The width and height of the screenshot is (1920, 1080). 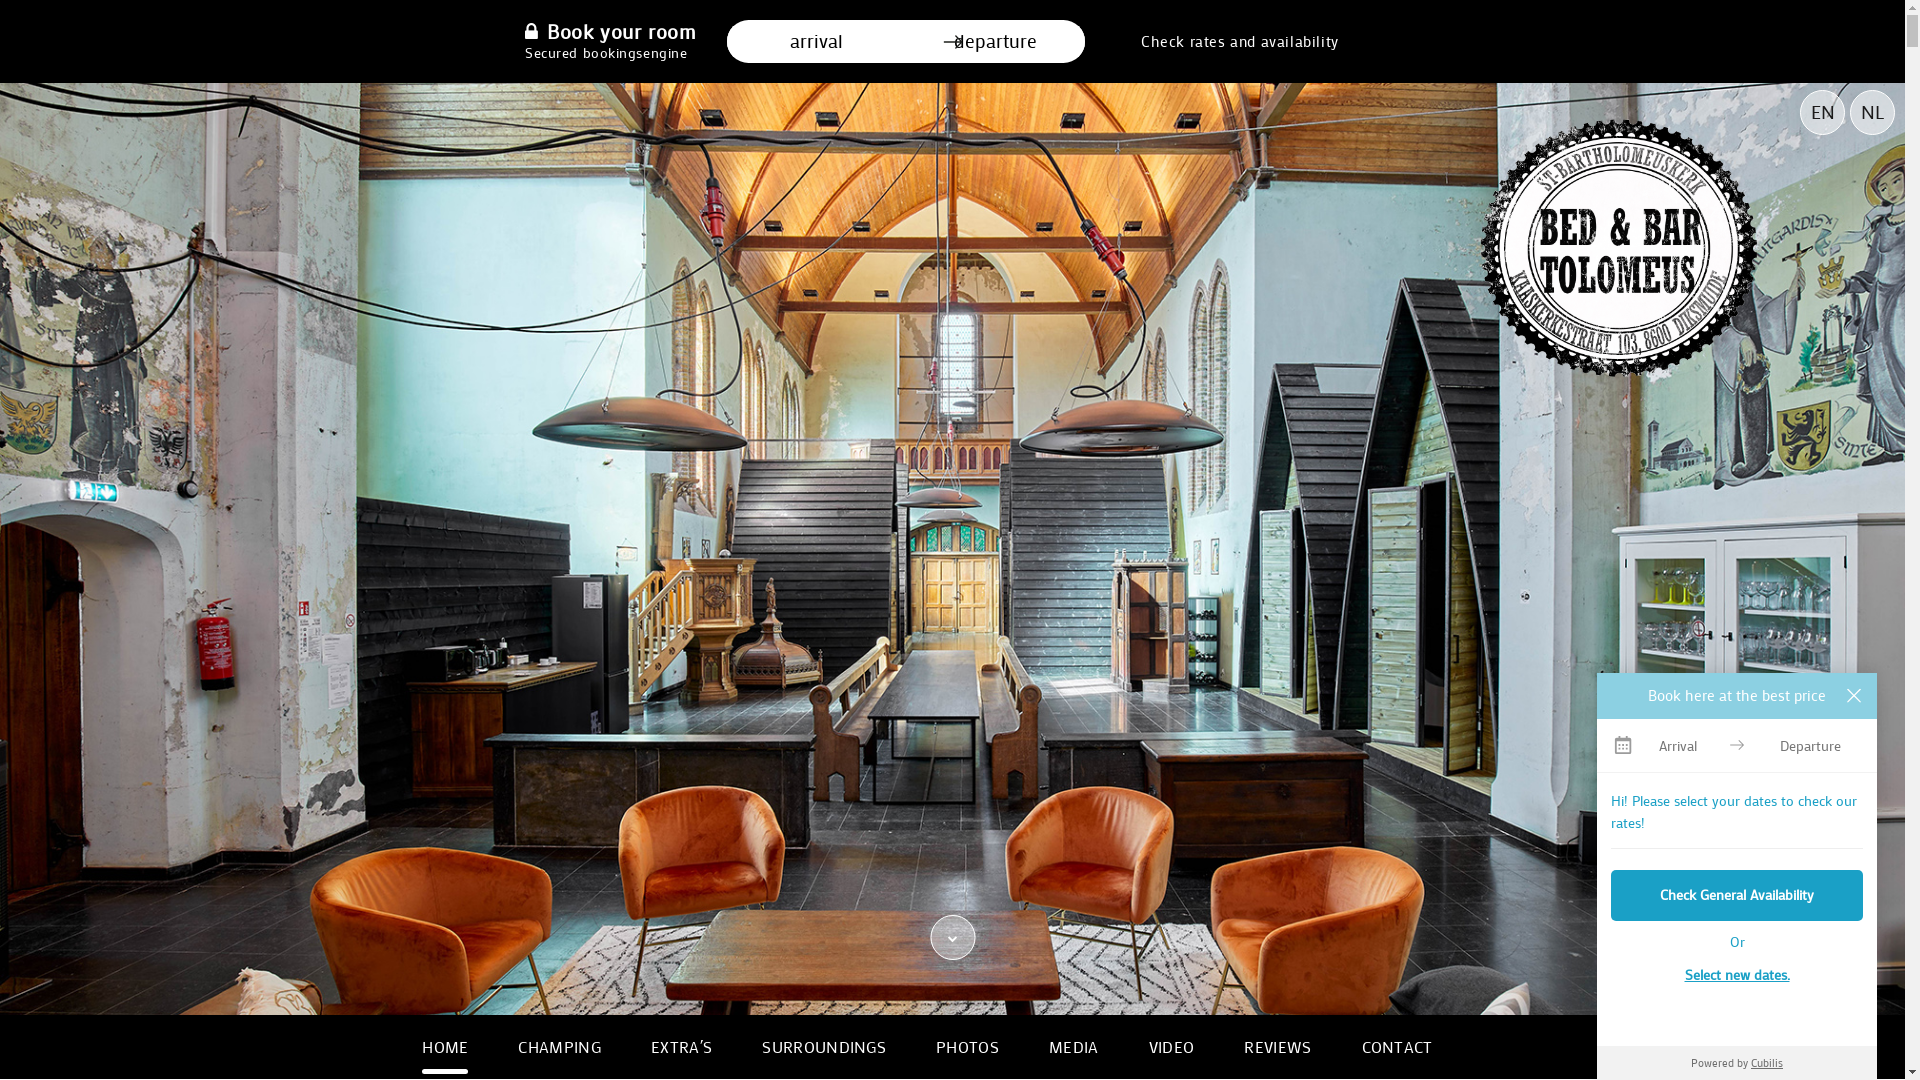 I want to click on 'NL', so click(x=1848, y=112).